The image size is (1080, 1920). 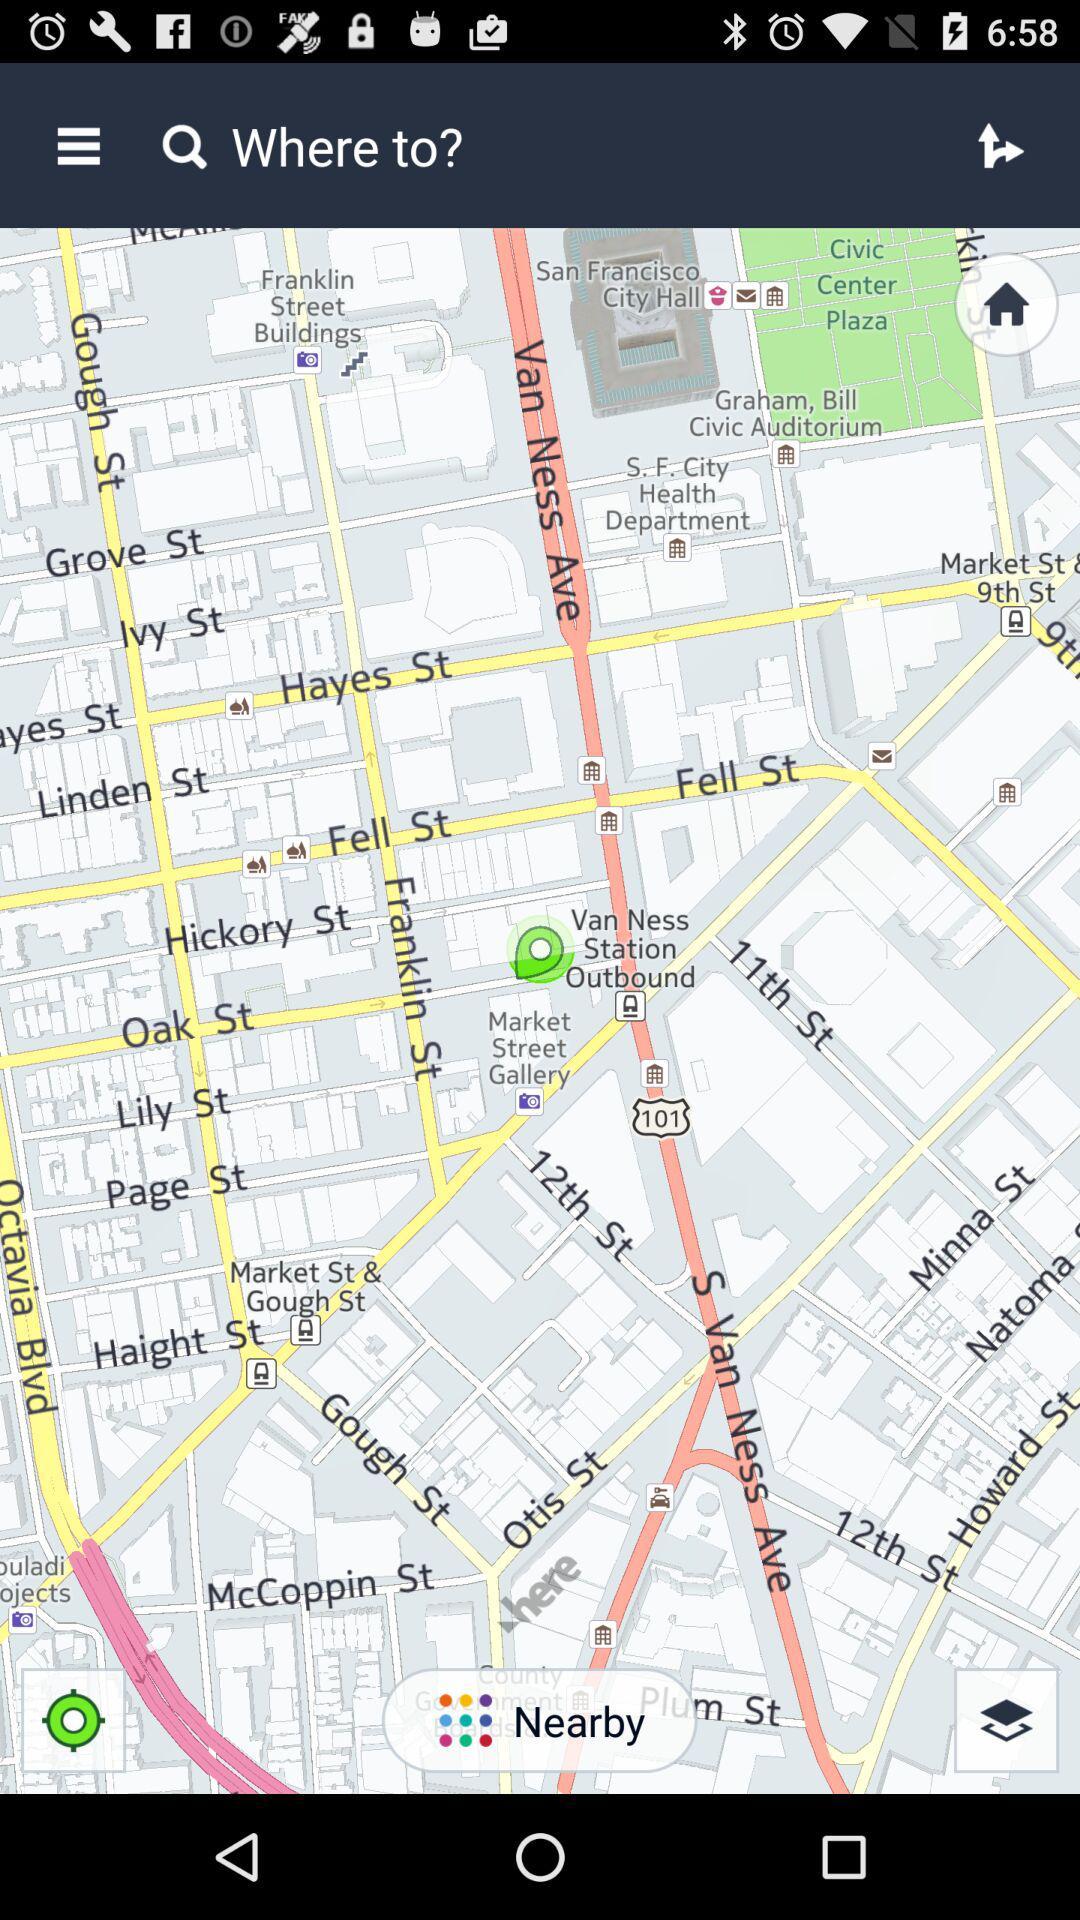 What do you see at coordinates (77, 154) in the screenshot?
I see `the menu icon` at bounding box center [77, 154].